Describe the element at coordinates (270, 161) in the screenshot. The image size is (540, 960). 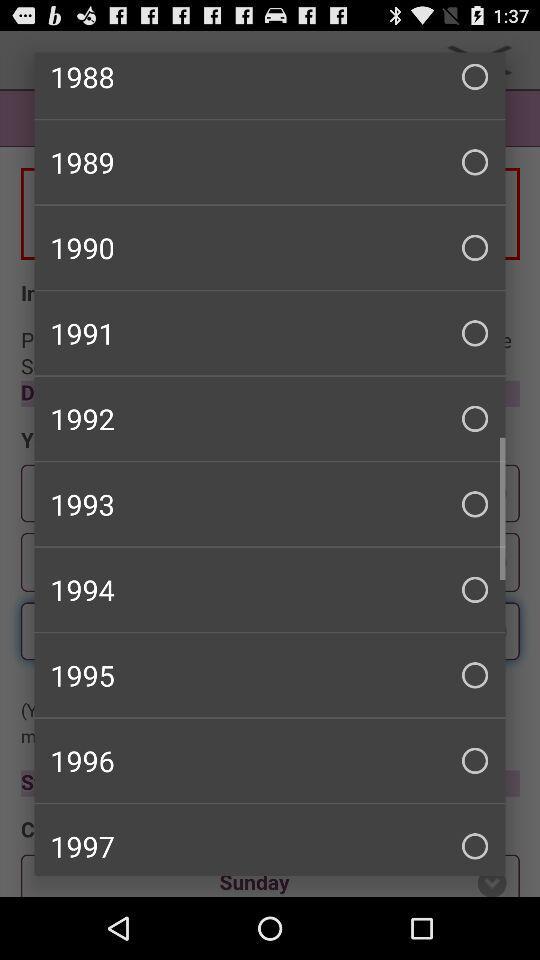
I see `the checkbox above the 1990 item` at that location.